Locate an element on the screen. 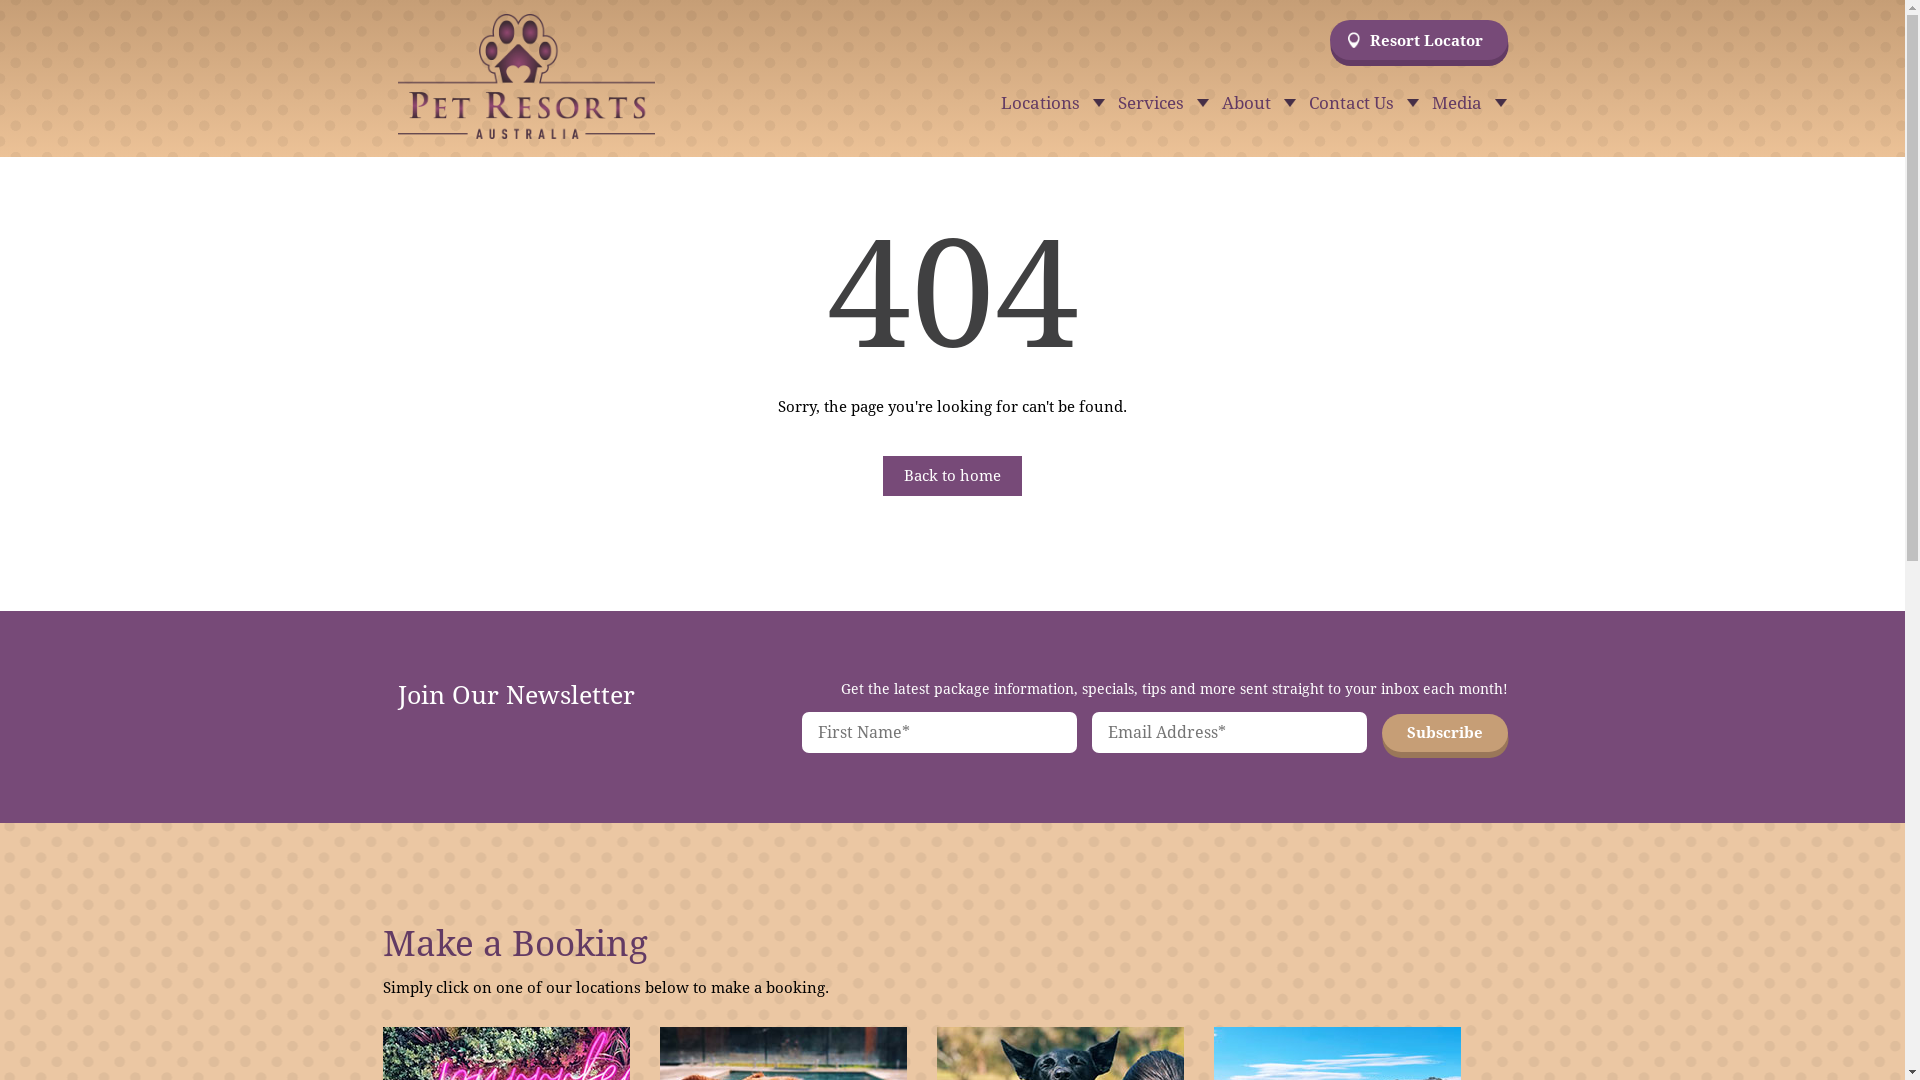 Image resolution: width=1920 pixels, height=1080 pixels. 'Locations' is located at coordinates (1047, 104).